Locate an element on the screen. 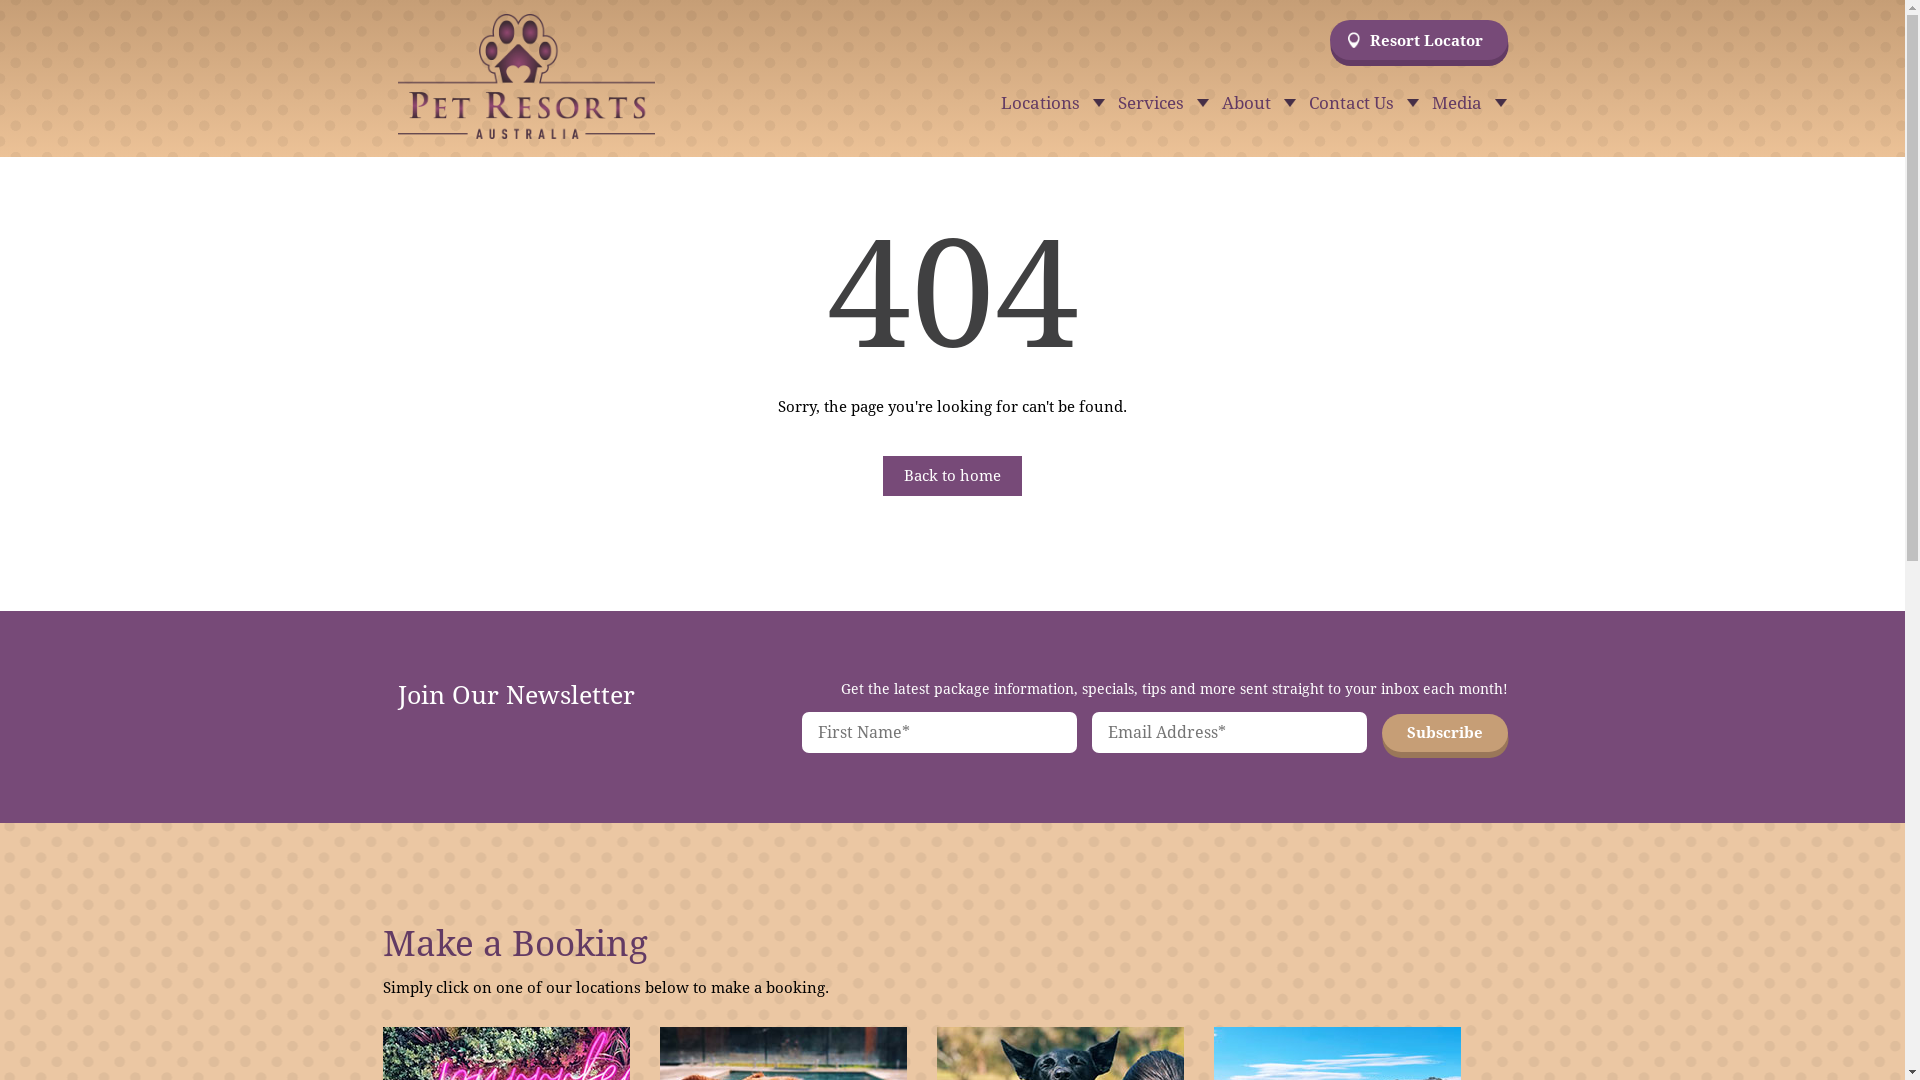 Image resolution: width=1920 pixels, height=1080 pixels. 'Locations' is located at coordinates (1047, 104).